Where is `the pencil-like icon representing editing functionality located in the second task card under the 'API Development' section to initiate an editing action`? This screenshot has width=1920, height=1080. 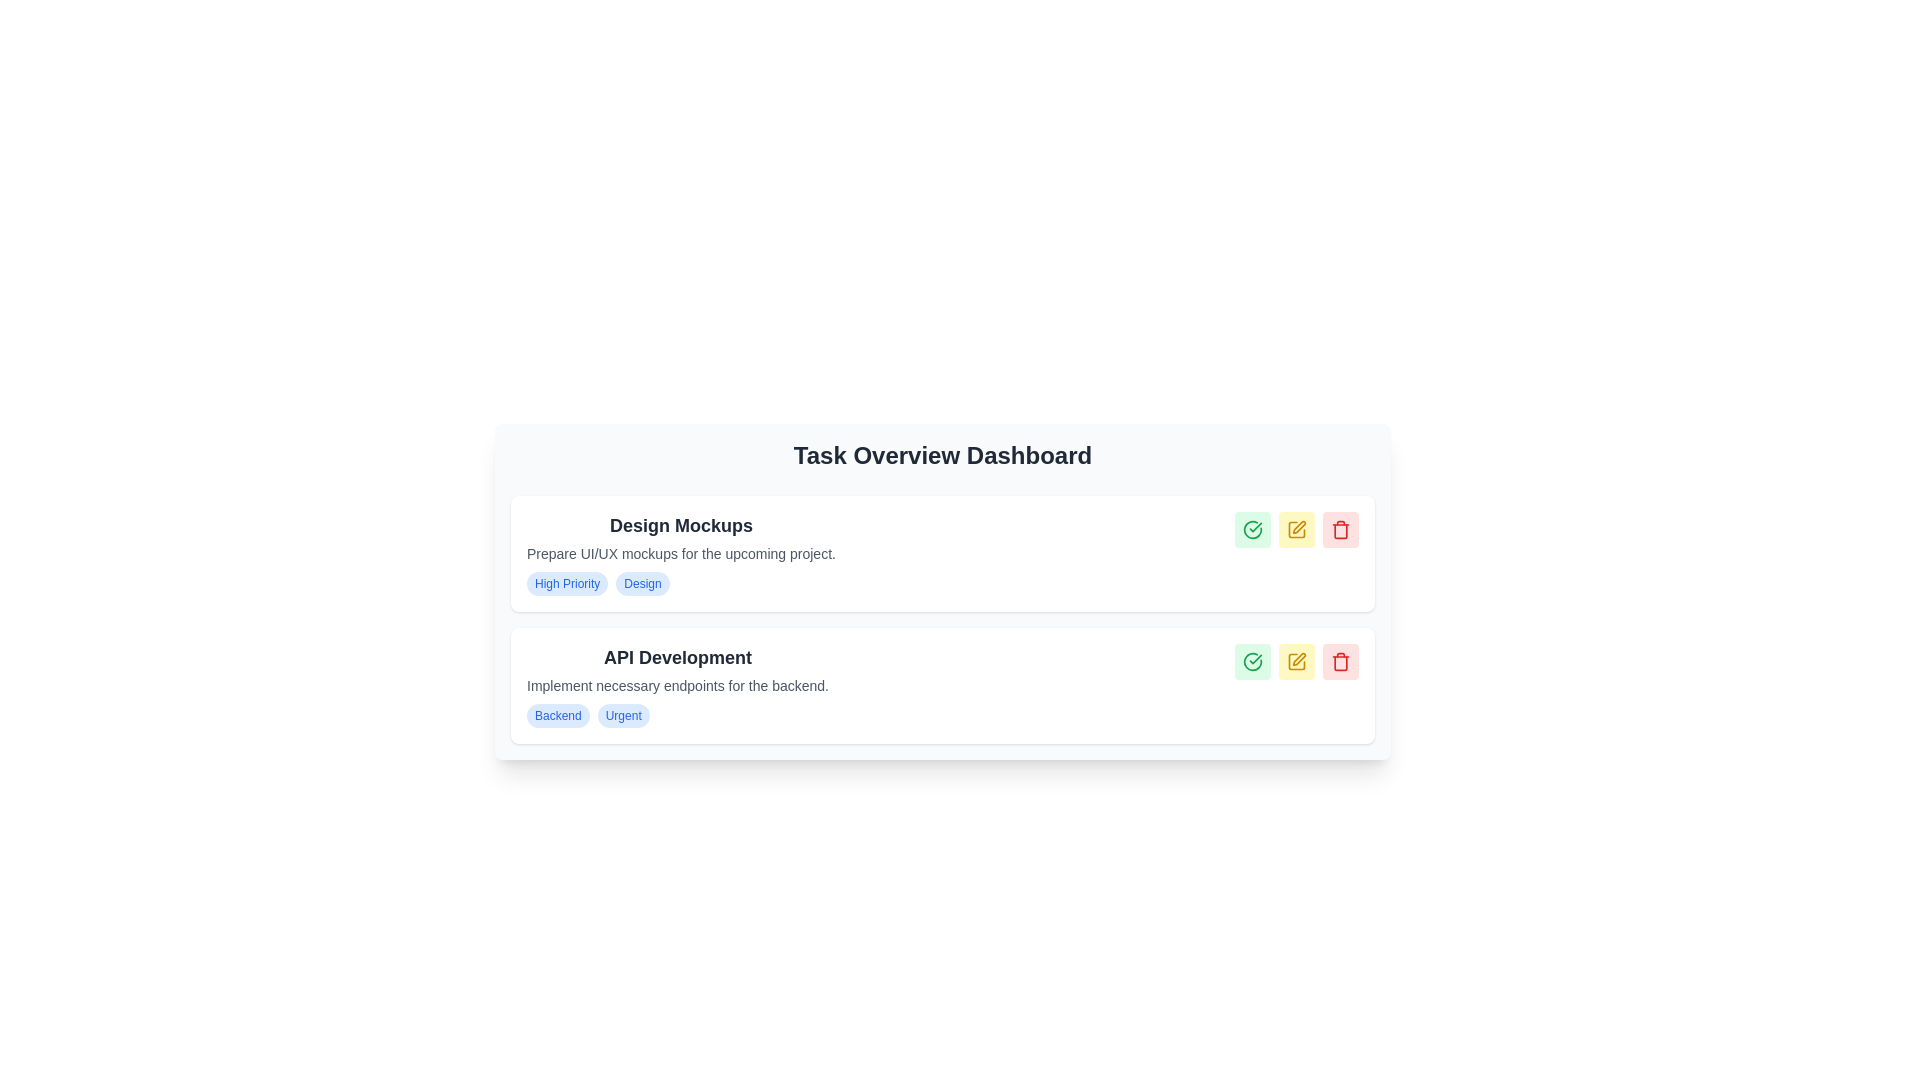
the pencil-like icon representing editing functionality located in the second task card under the 'API Development' section to initiate an editing action is located at coordinates (1299, 659).